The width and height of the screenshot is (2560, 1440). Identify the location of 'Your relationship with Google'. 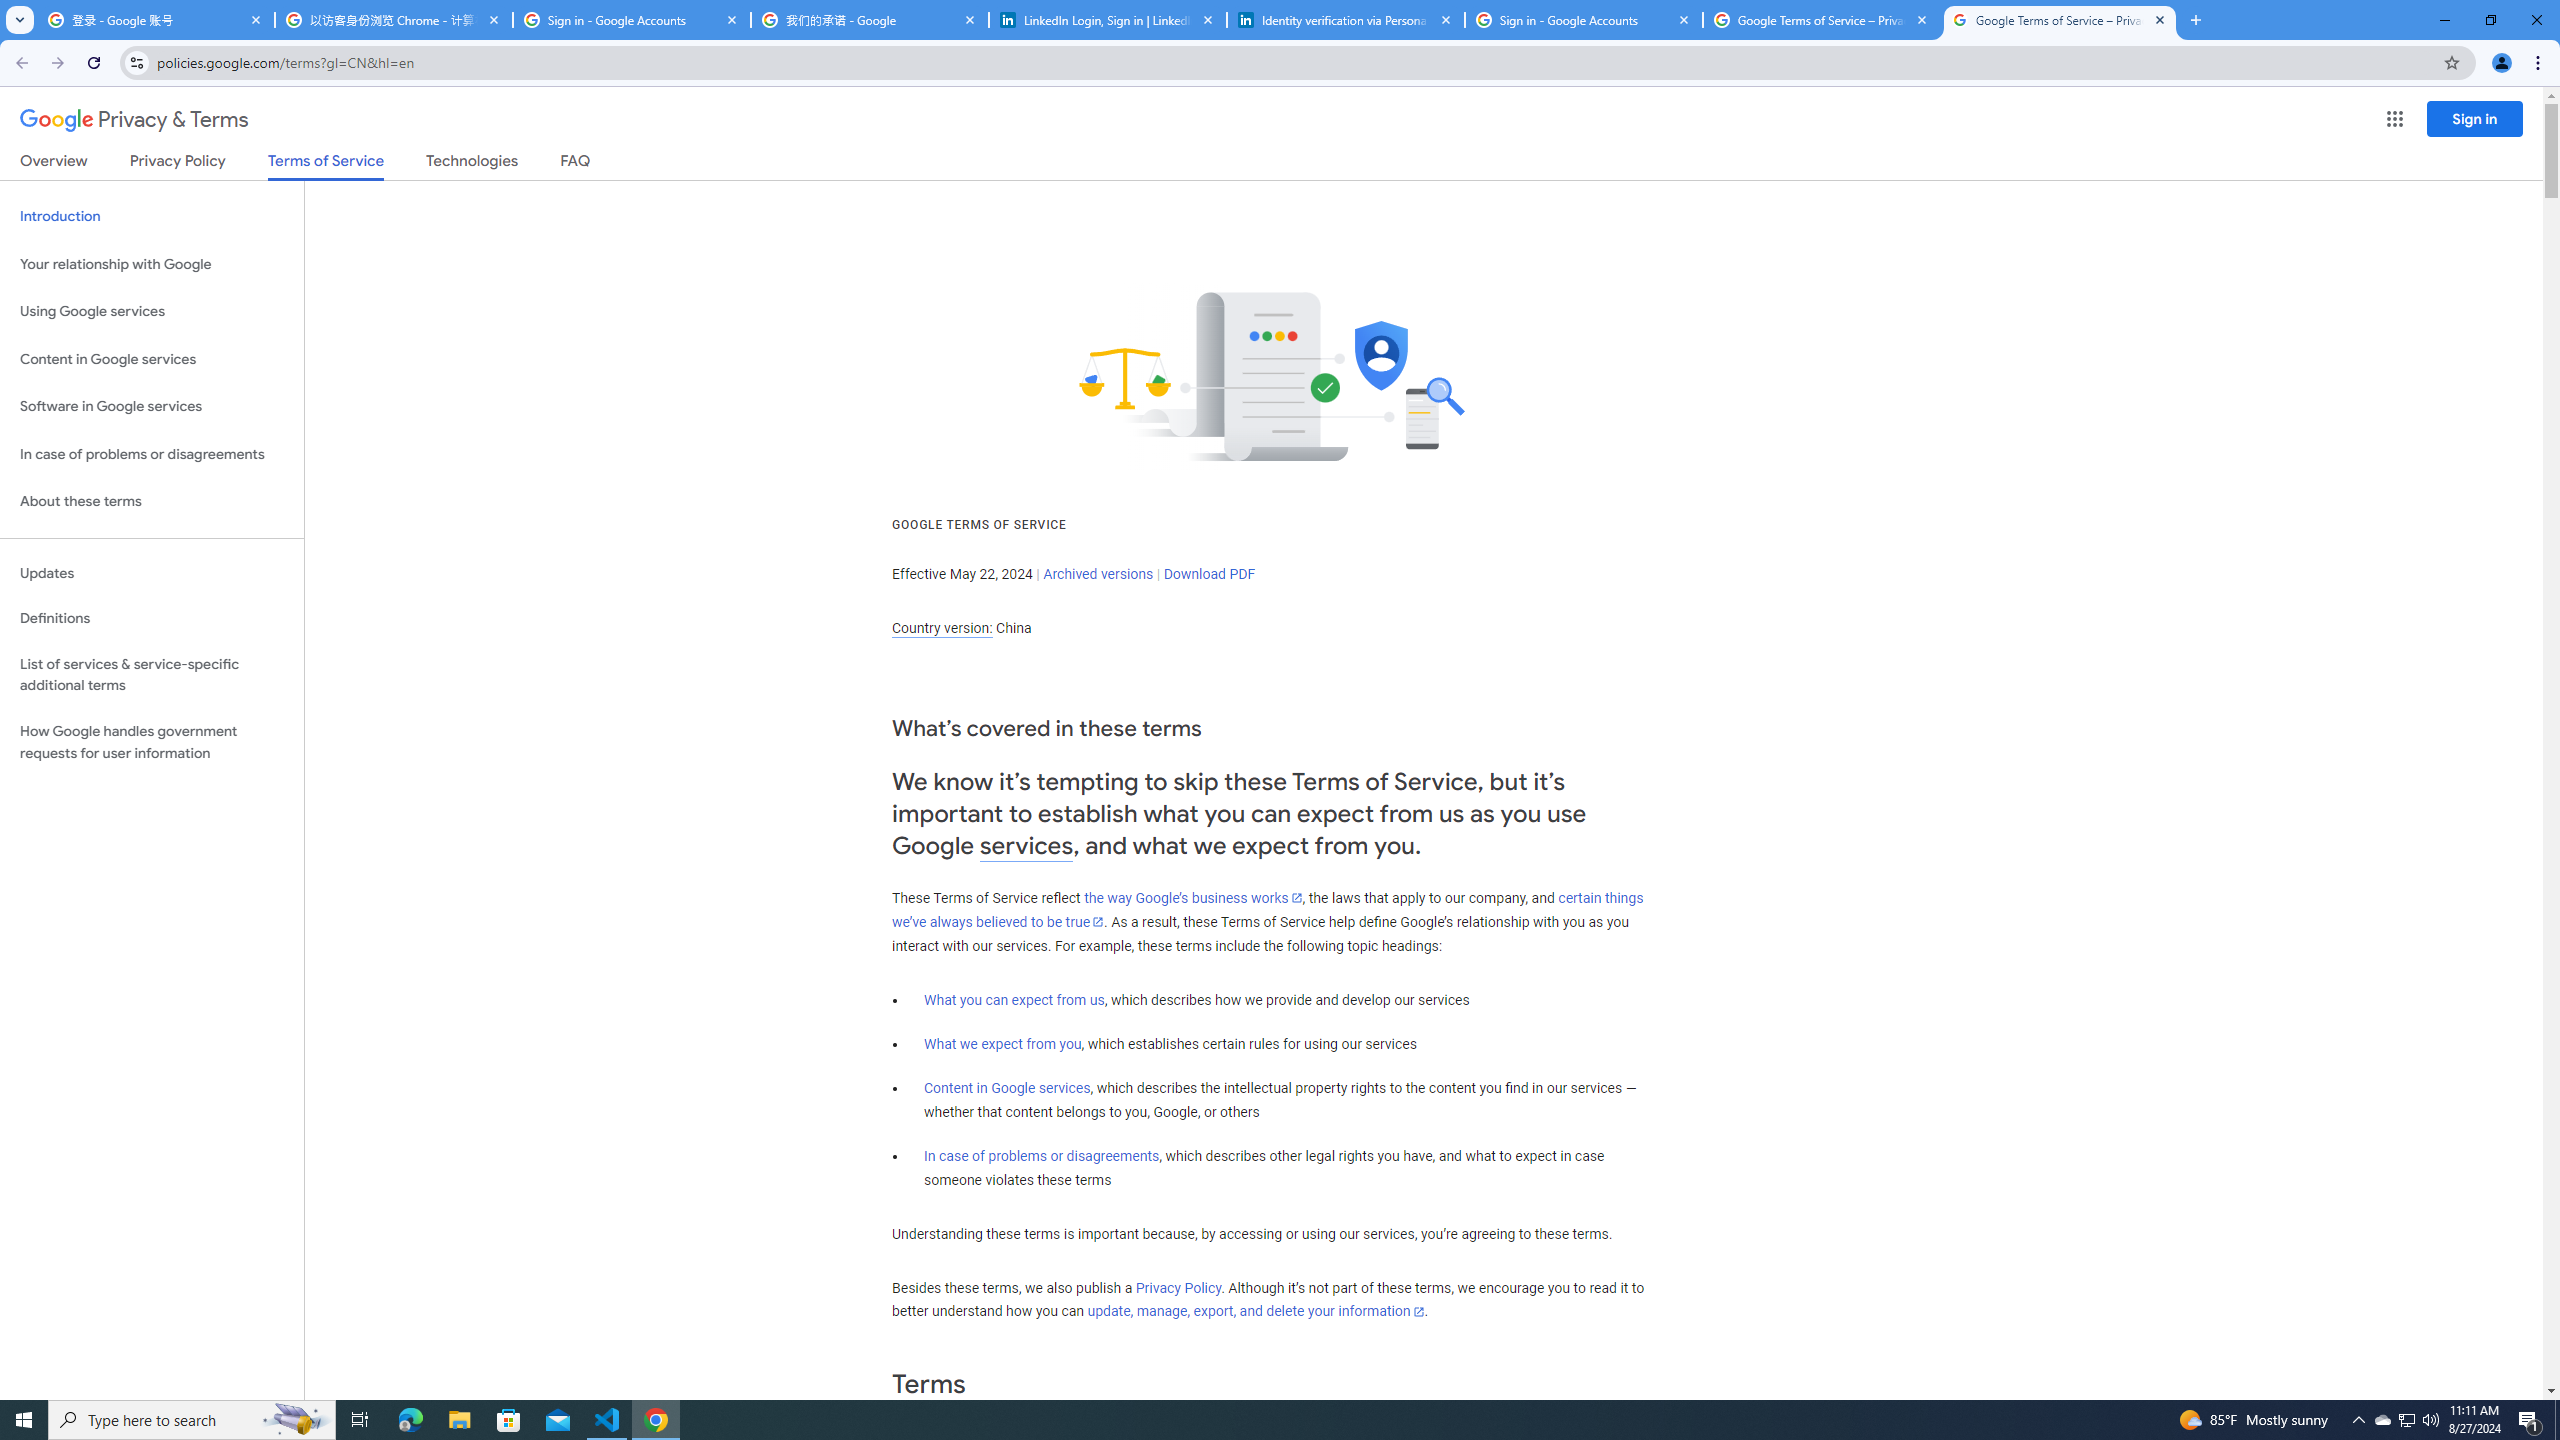
(151, 264).